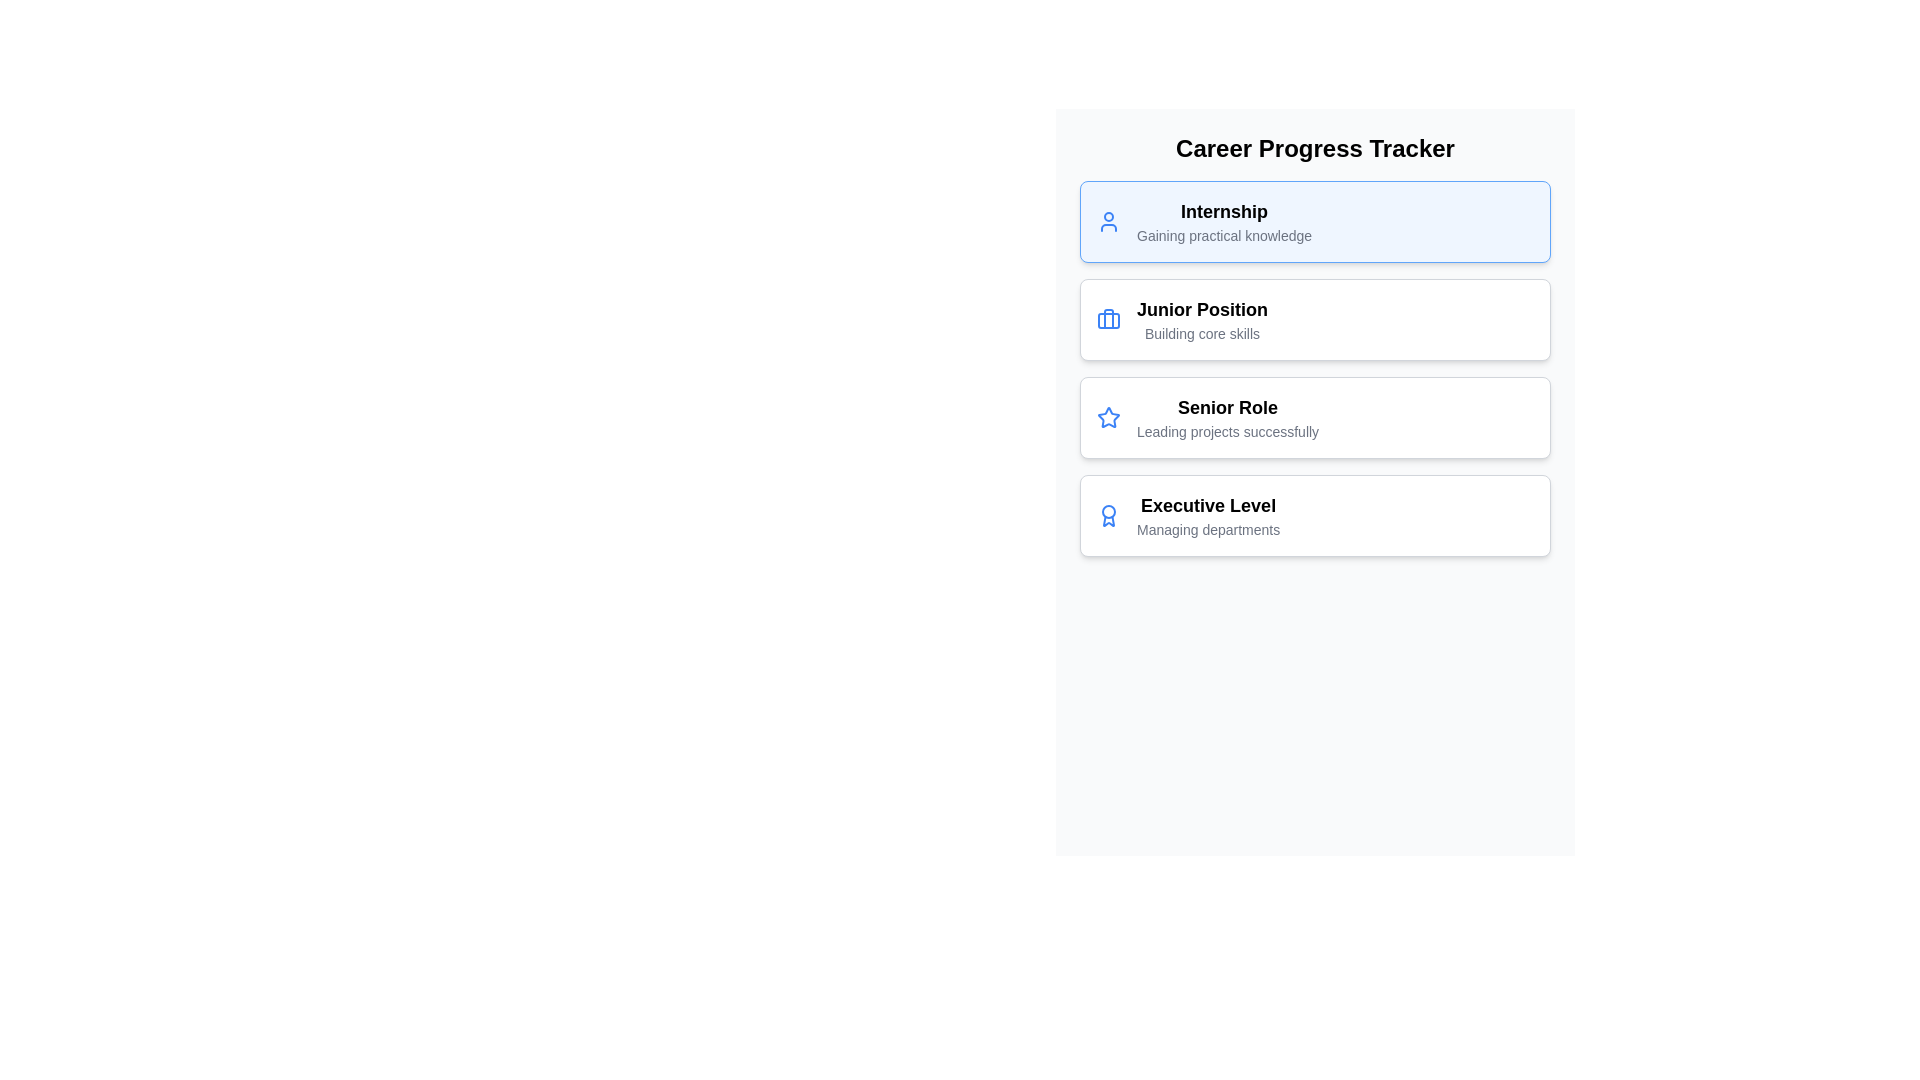 The width and height of the screenshot is (1920, 1080). I want to click on text displayed in the 'Senior Role' career milestone card, which provides information about leading projects successfully, so click(1227, 416).